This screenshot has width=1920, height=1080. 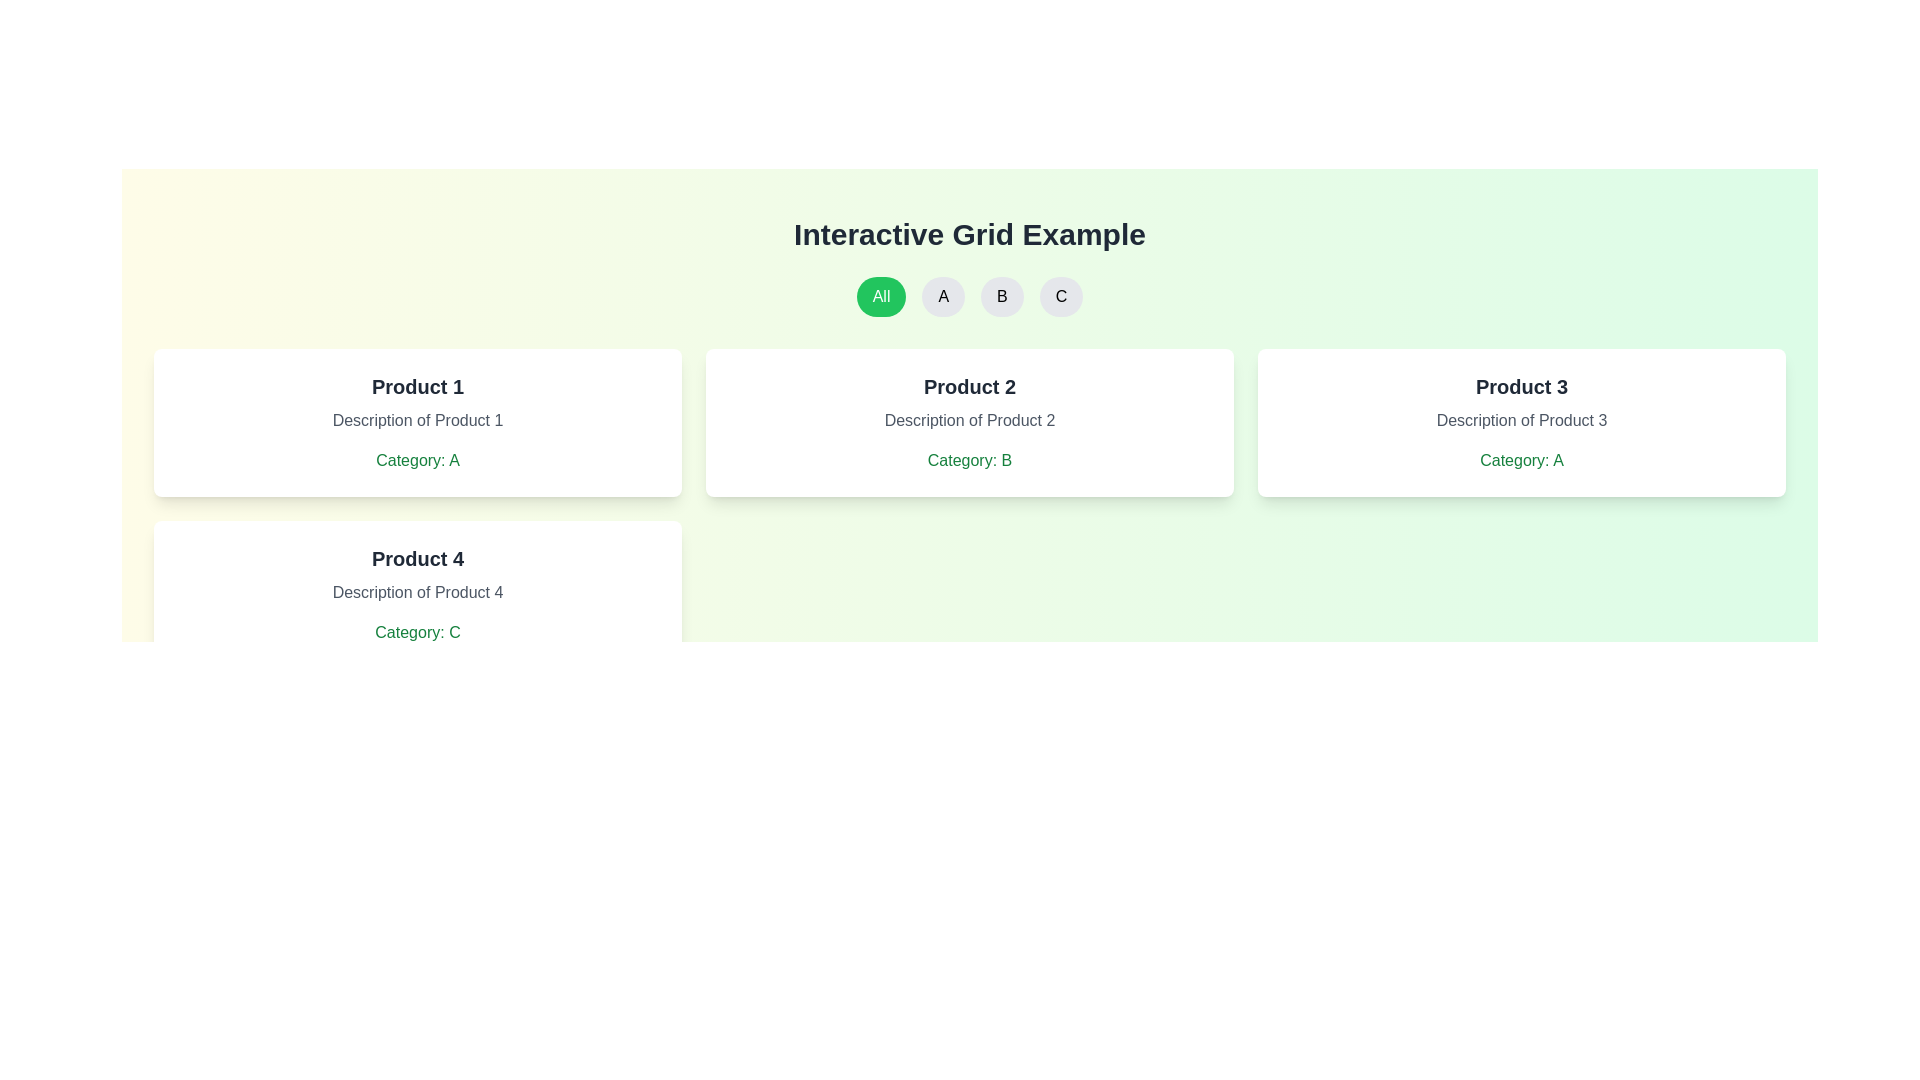 I want to click on the static text label displaying 'Description of Product 3' located within the third card from the left in the top row of the grid, so click(x=1520, y=419).